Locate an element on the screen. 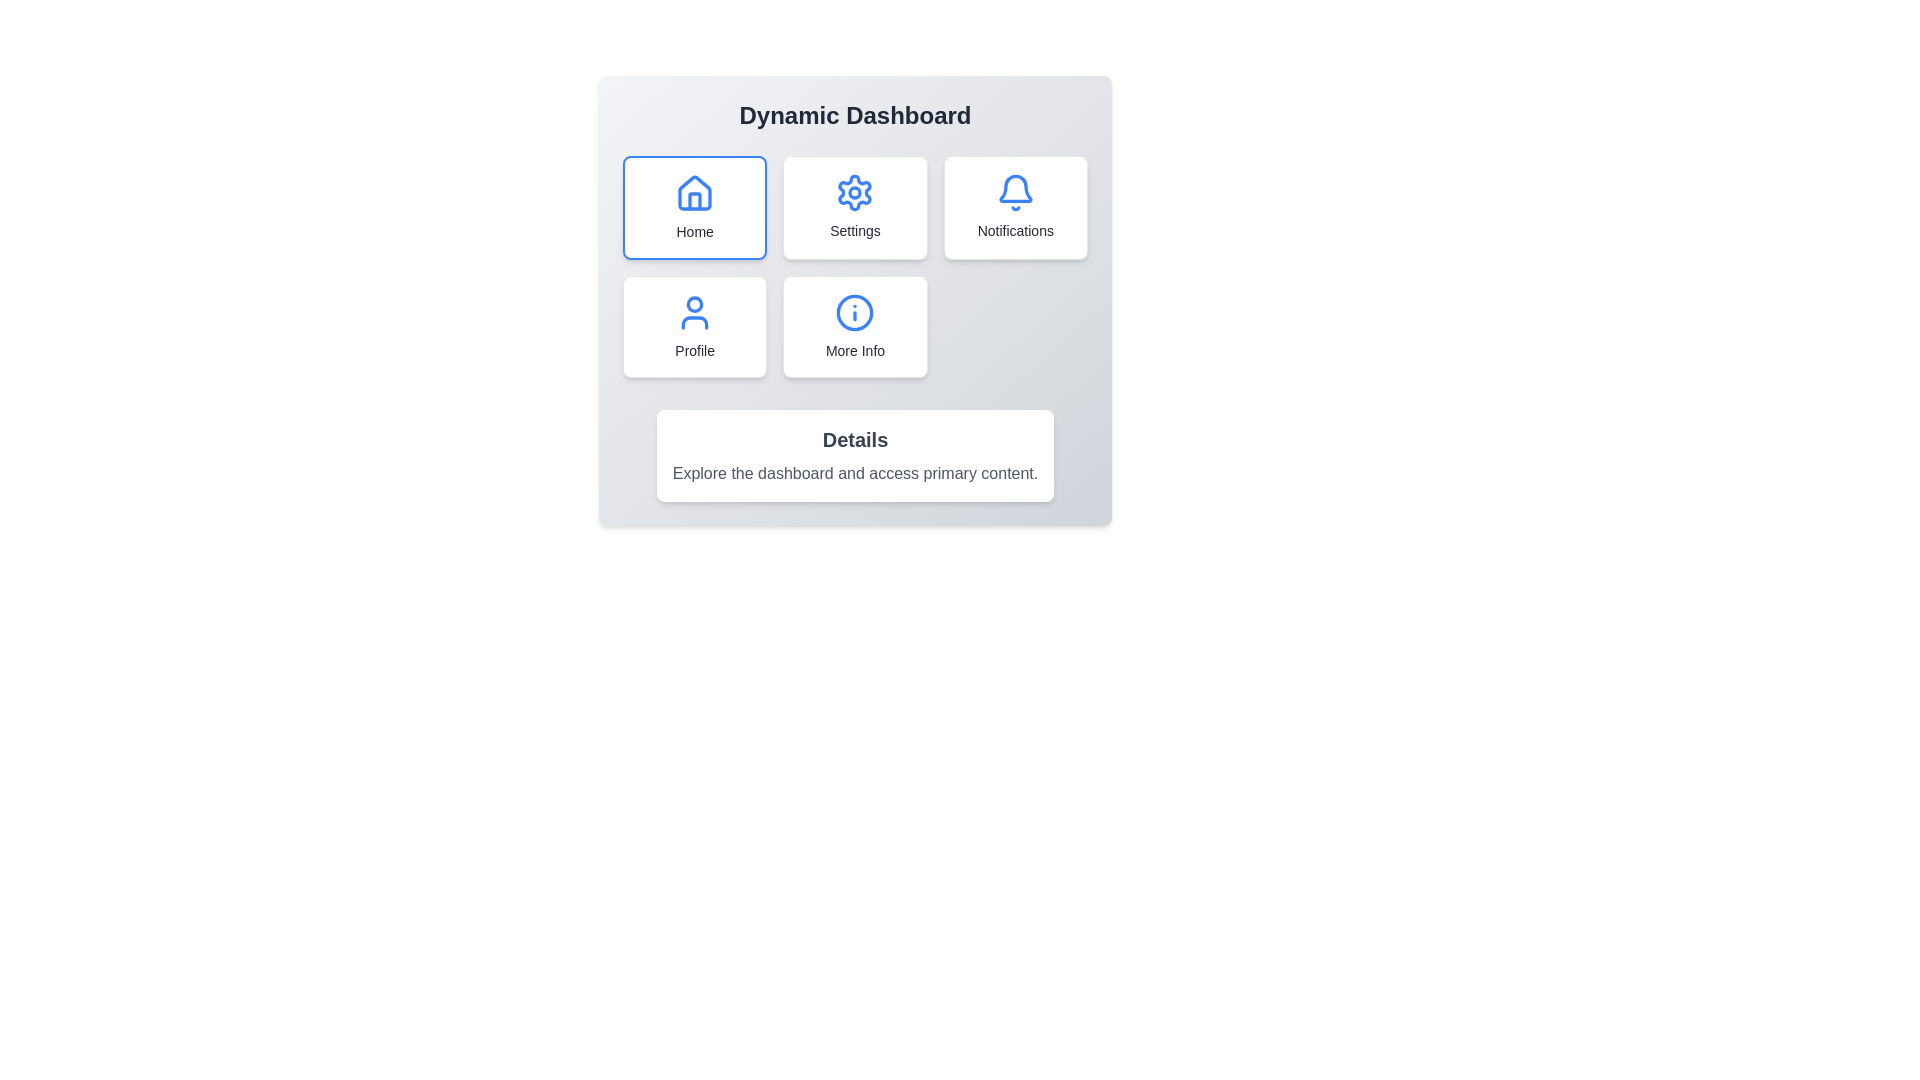 The height and width of the screenshot is (1080, 1920). the information icon within the 'More Info' button, which is visually represented by a circular boundary containing an information symbol, located in the second row and third column of the main button grid is located at coordinates (855, 312).